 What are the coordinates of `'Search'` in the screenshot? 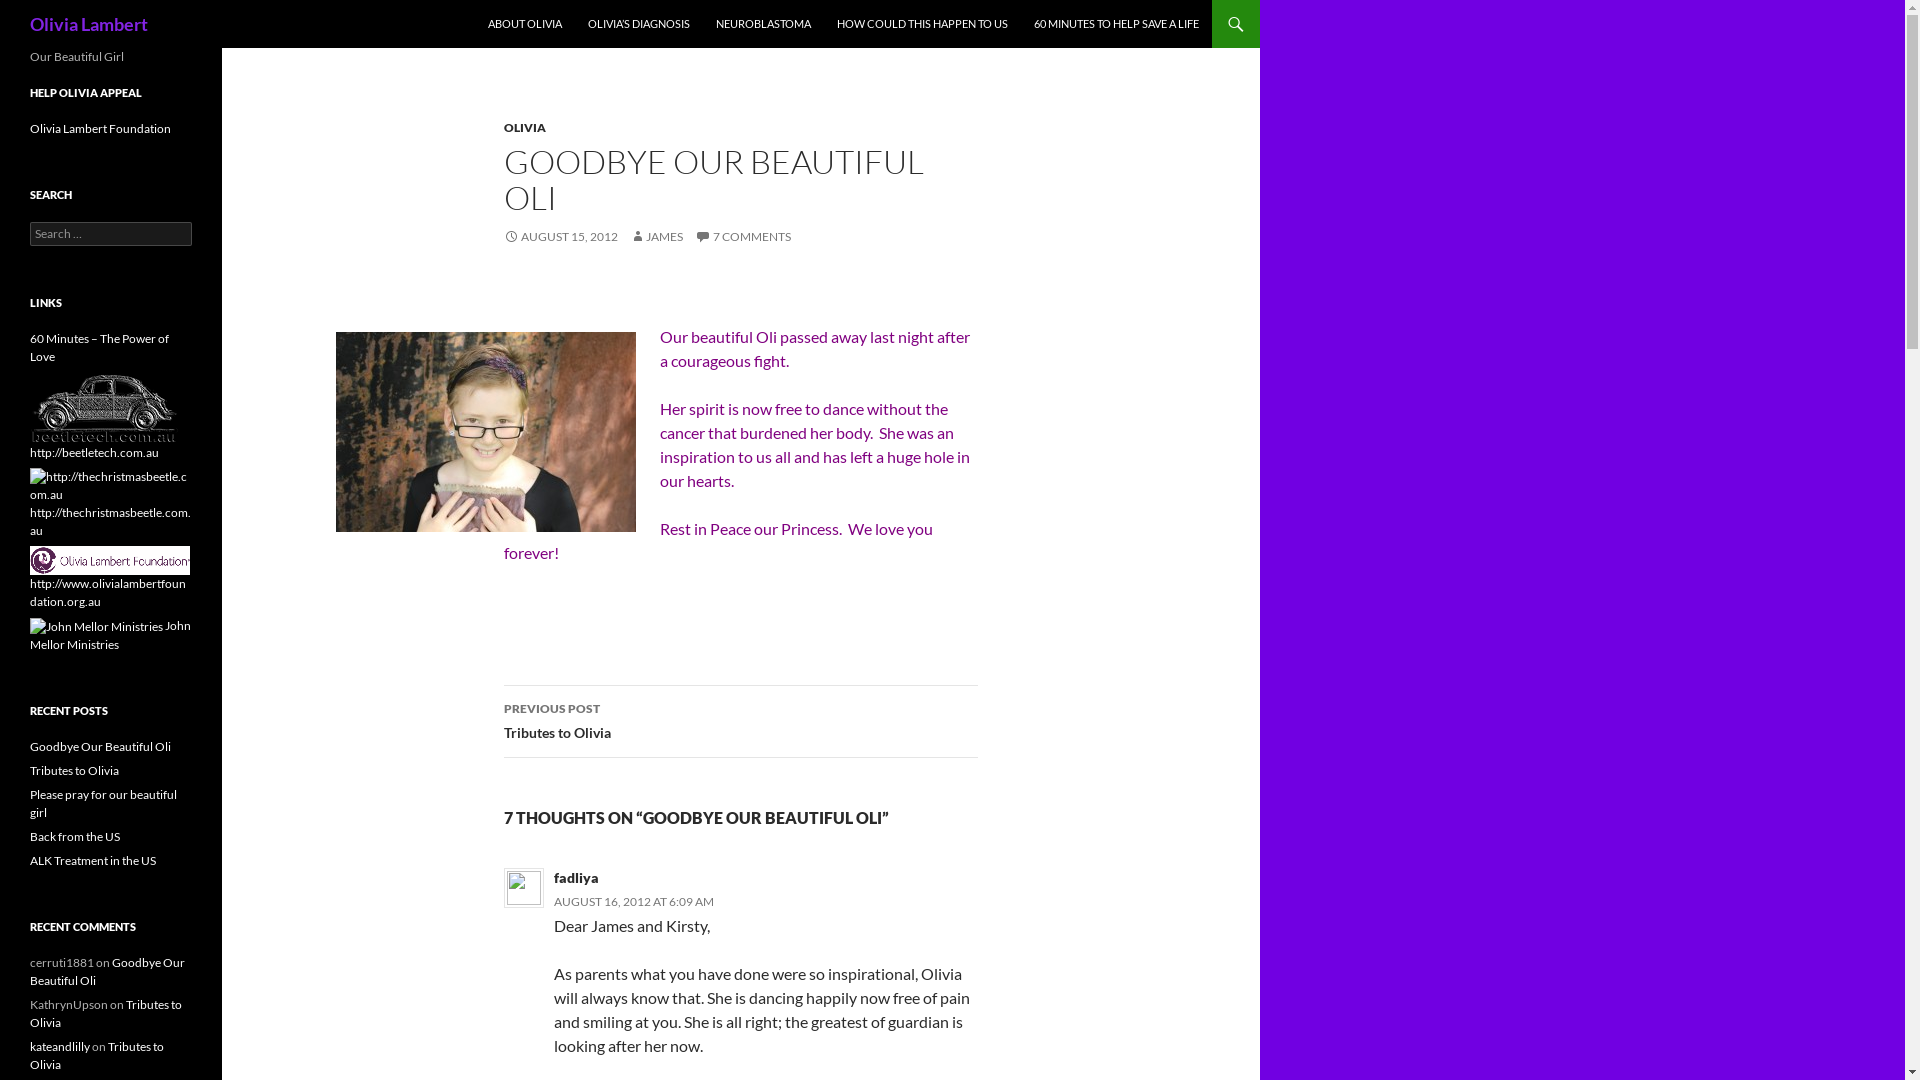 It's located at (38, 11).